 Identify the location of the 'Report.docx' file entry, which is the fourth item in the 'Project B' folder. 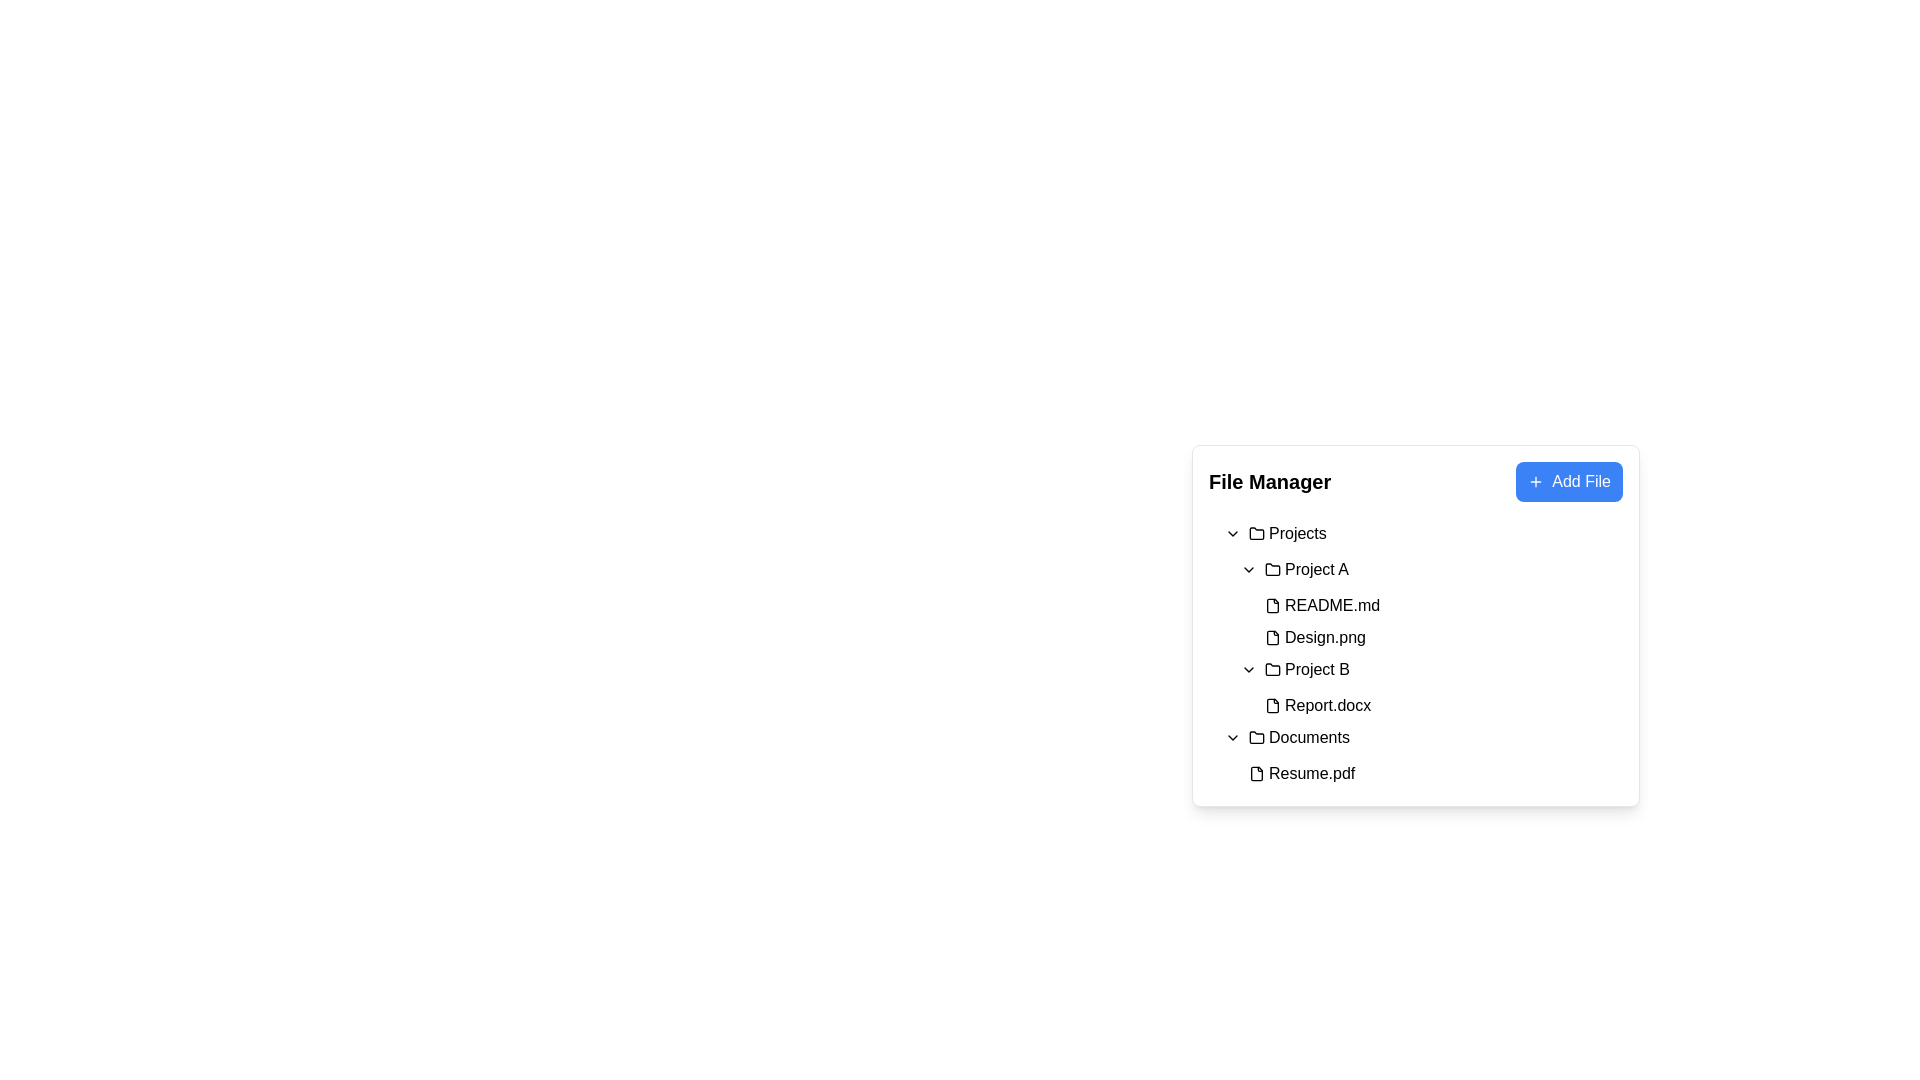
(1430, 704).